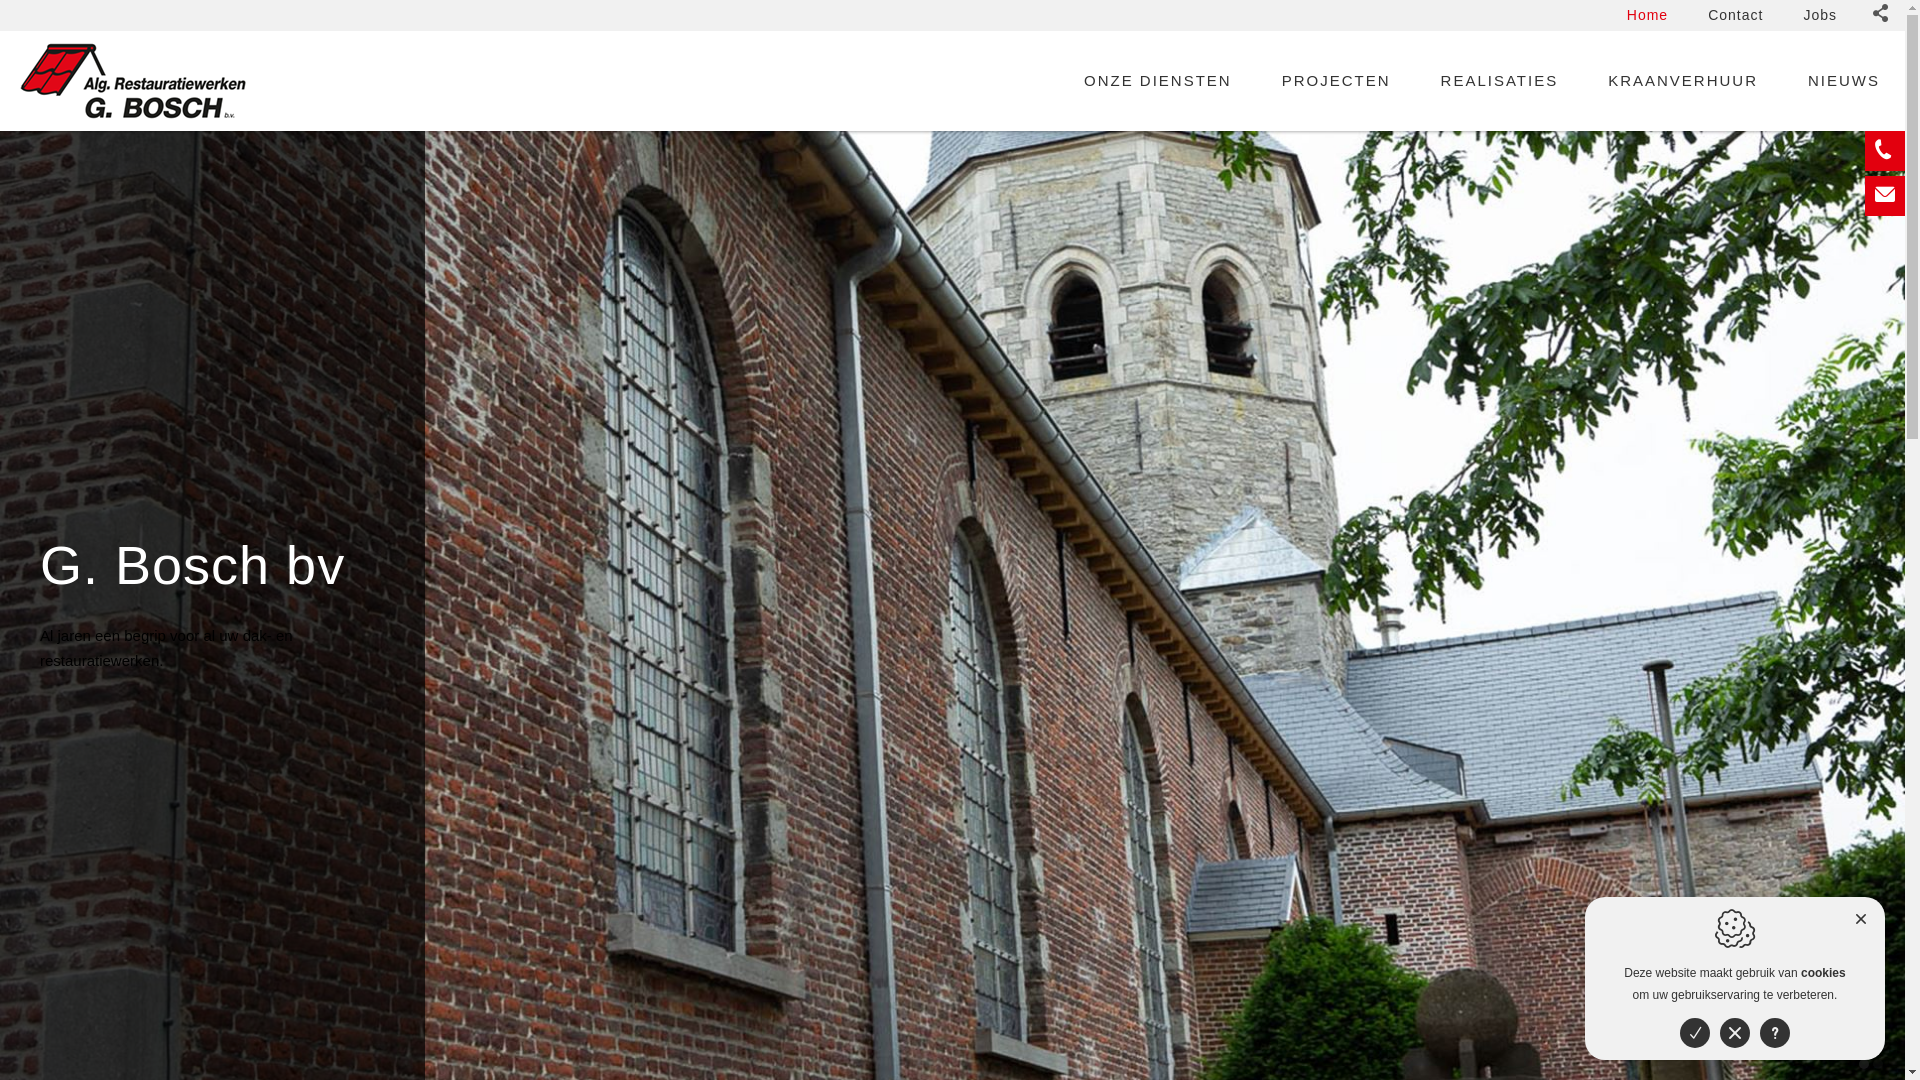  I want to click on '1', so click(1857, 1062).